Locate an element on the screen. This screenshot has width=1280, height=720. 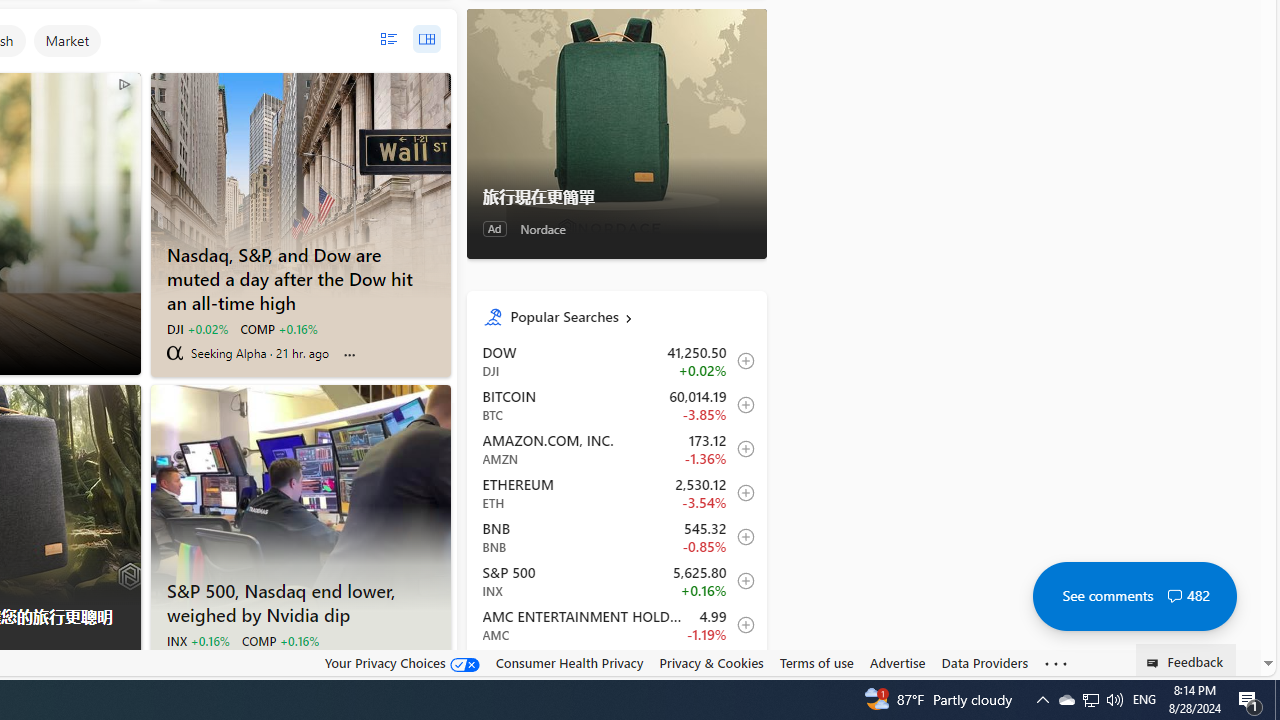
'Popular Searches' is located at coordinates (629, 315).